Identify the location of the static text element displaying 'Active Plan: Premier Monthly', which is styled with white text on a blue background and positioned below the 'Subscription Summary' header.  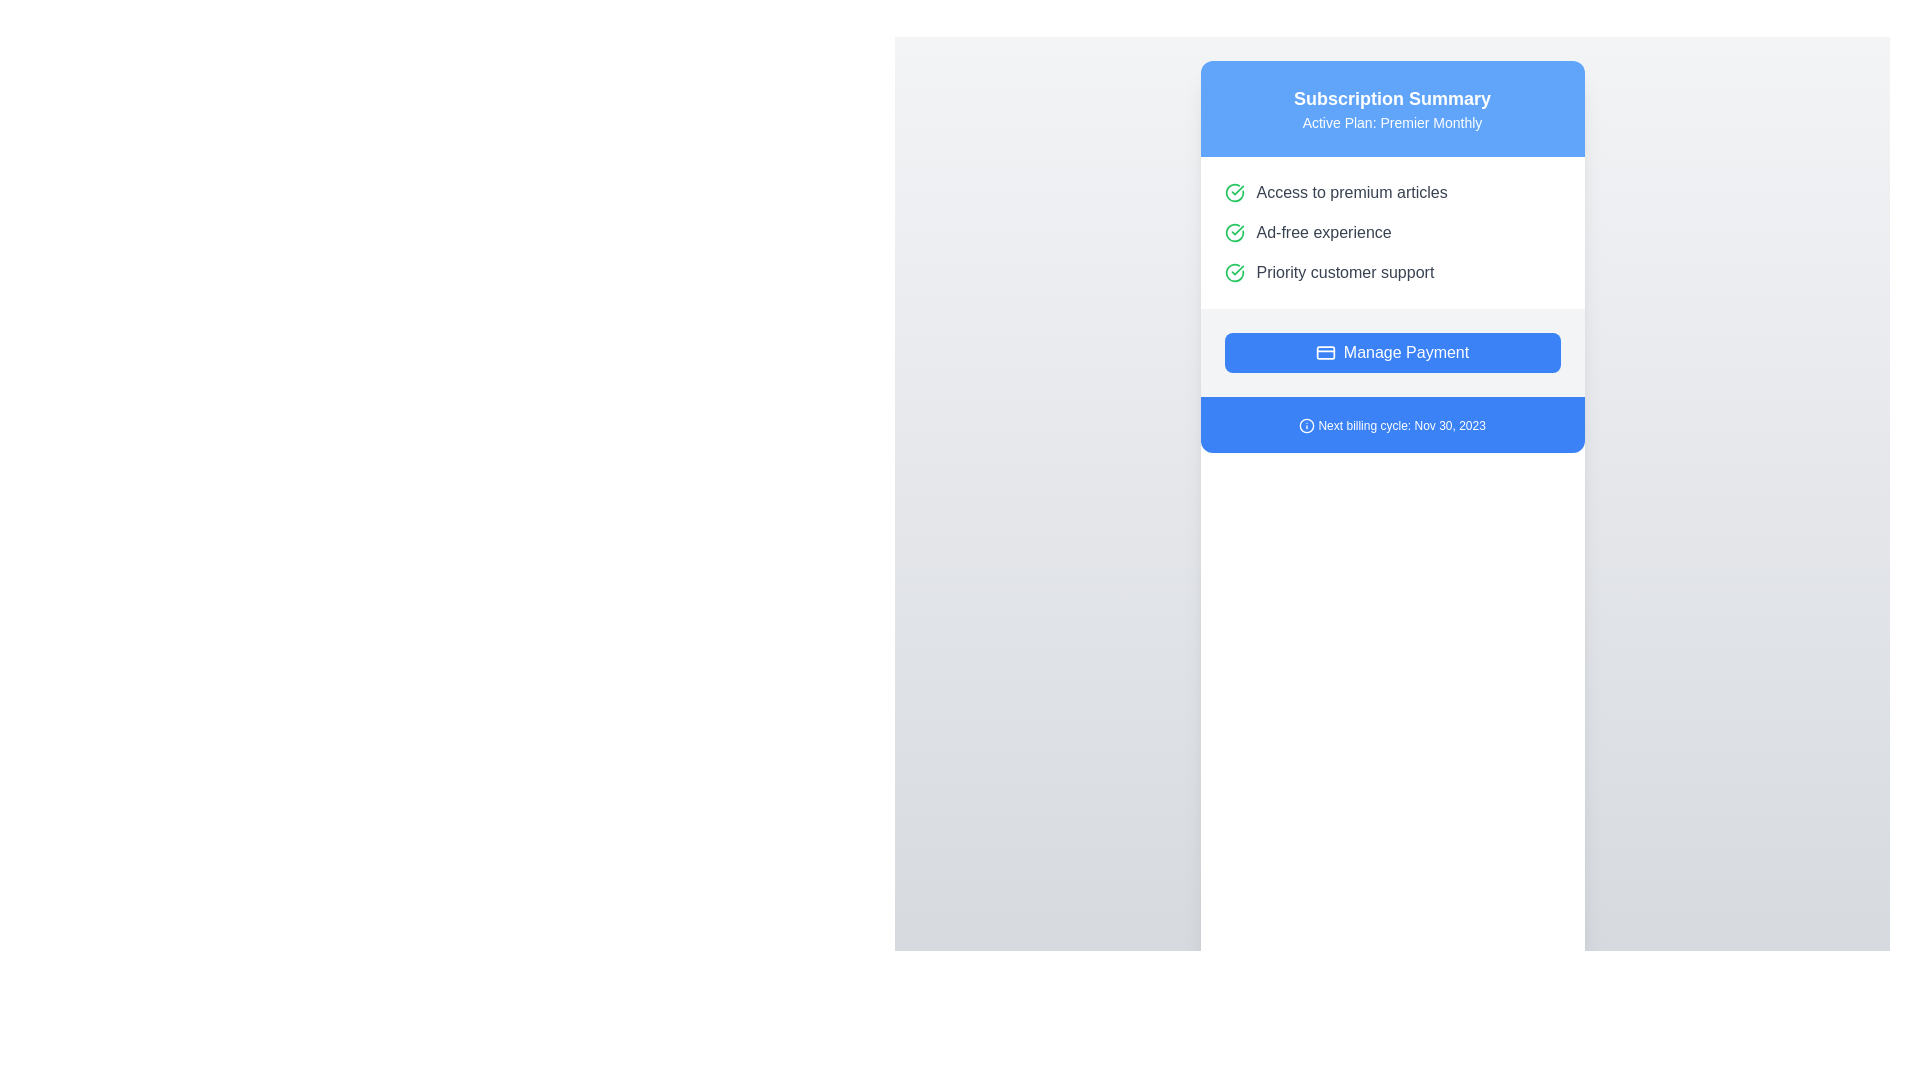
(1391, 123).